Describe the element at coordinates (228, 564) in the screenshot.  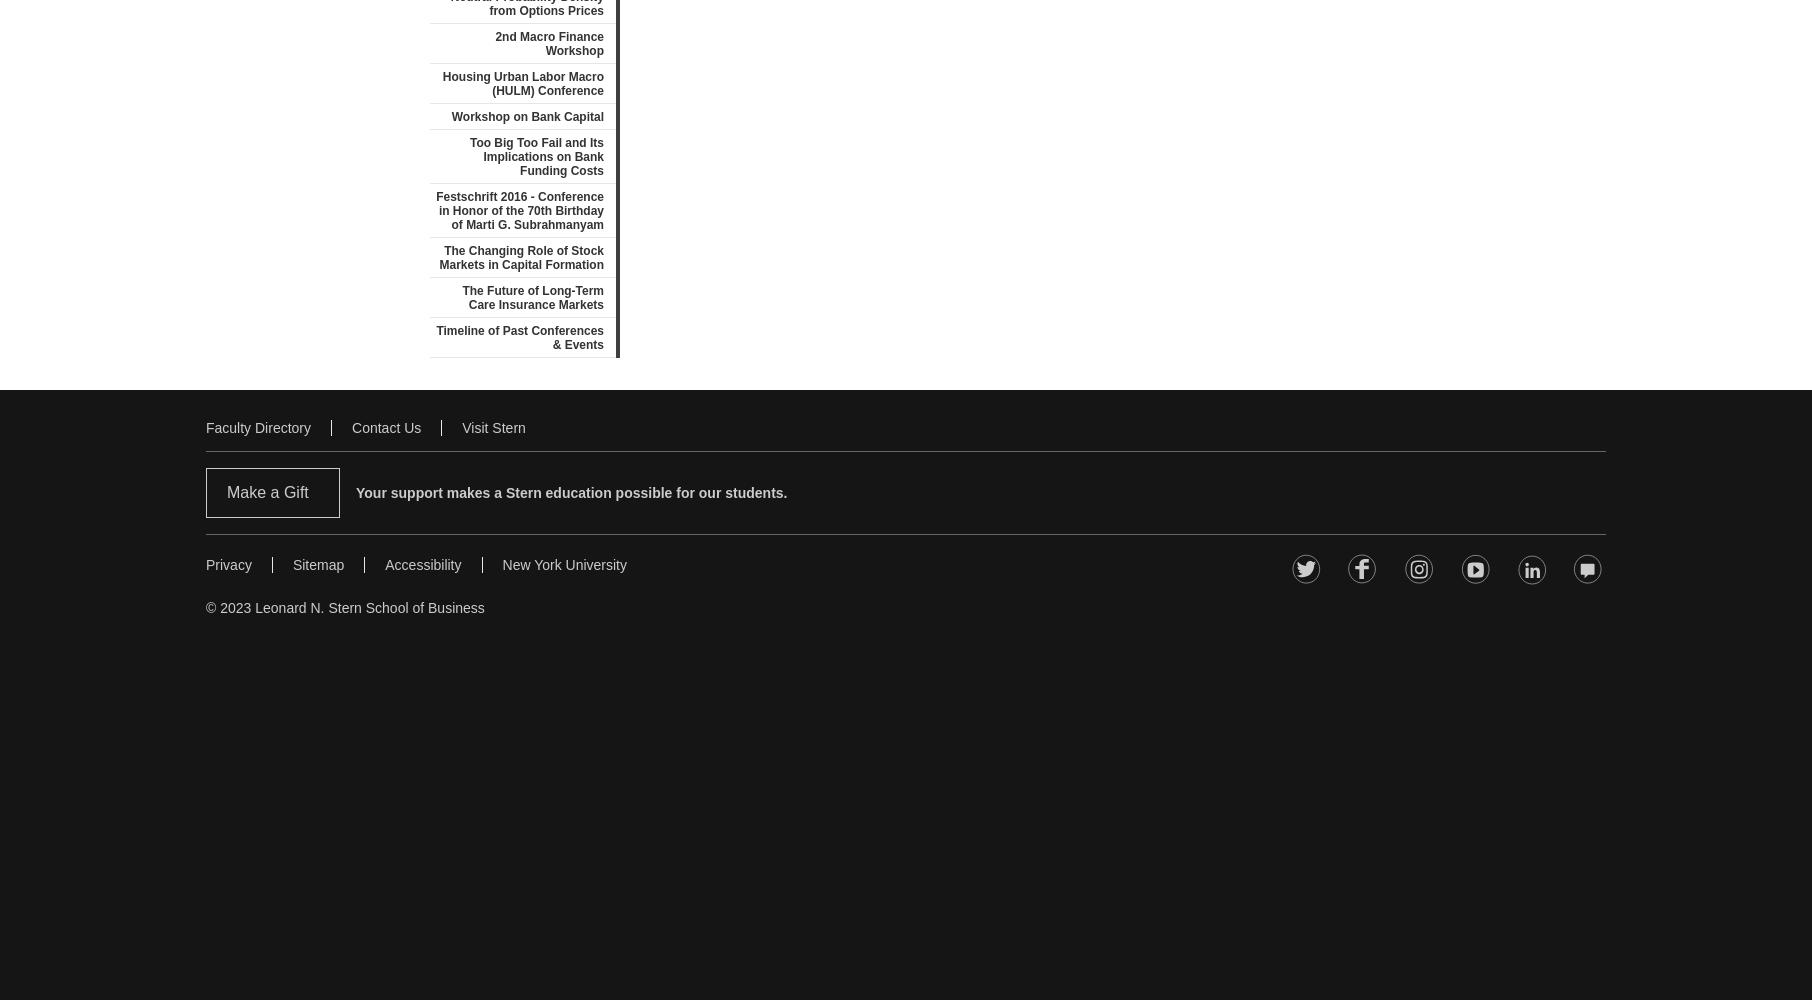
I see `'Privacy'` at that location.